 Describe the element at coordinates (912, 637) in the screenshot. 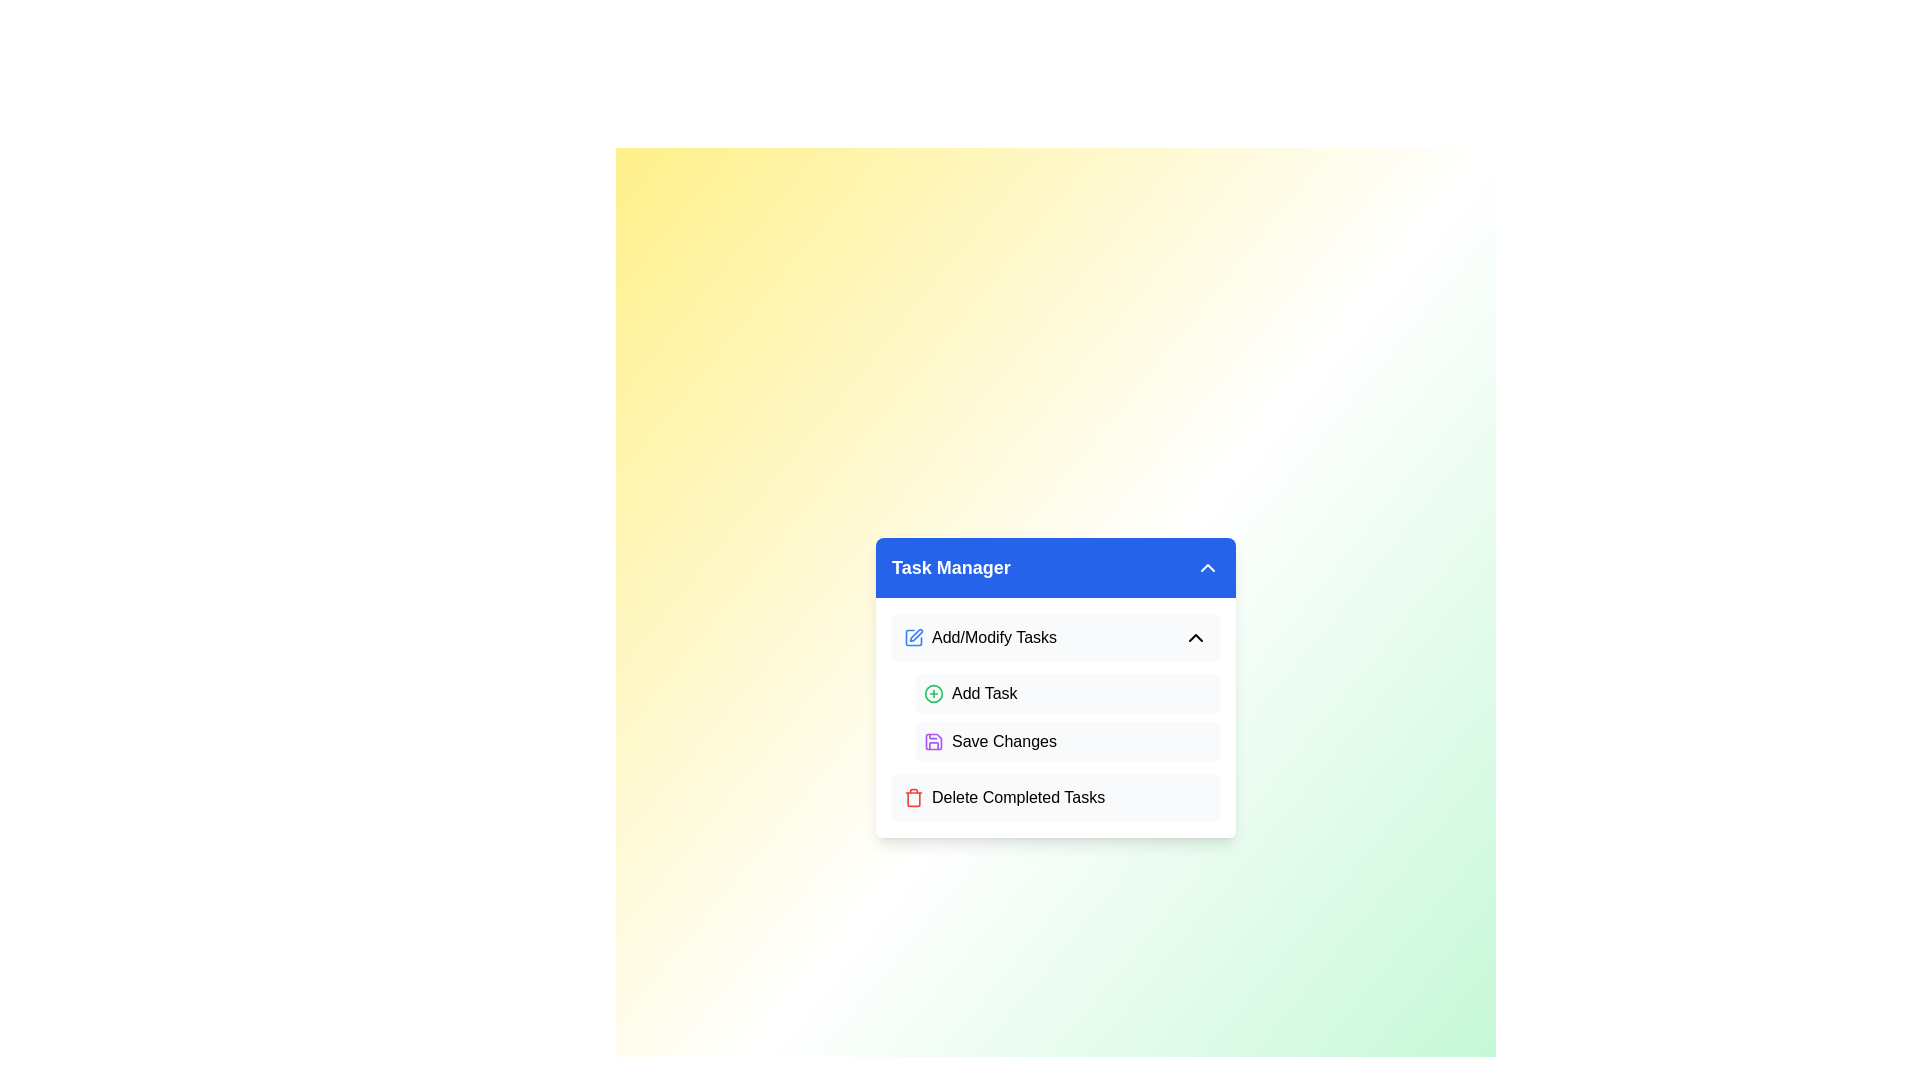

I see `the blue pen icon that is the leftmost component in the row labeled 'Add/Modify Tasks' within the 'Task Manager' dropdown menu` at that location.